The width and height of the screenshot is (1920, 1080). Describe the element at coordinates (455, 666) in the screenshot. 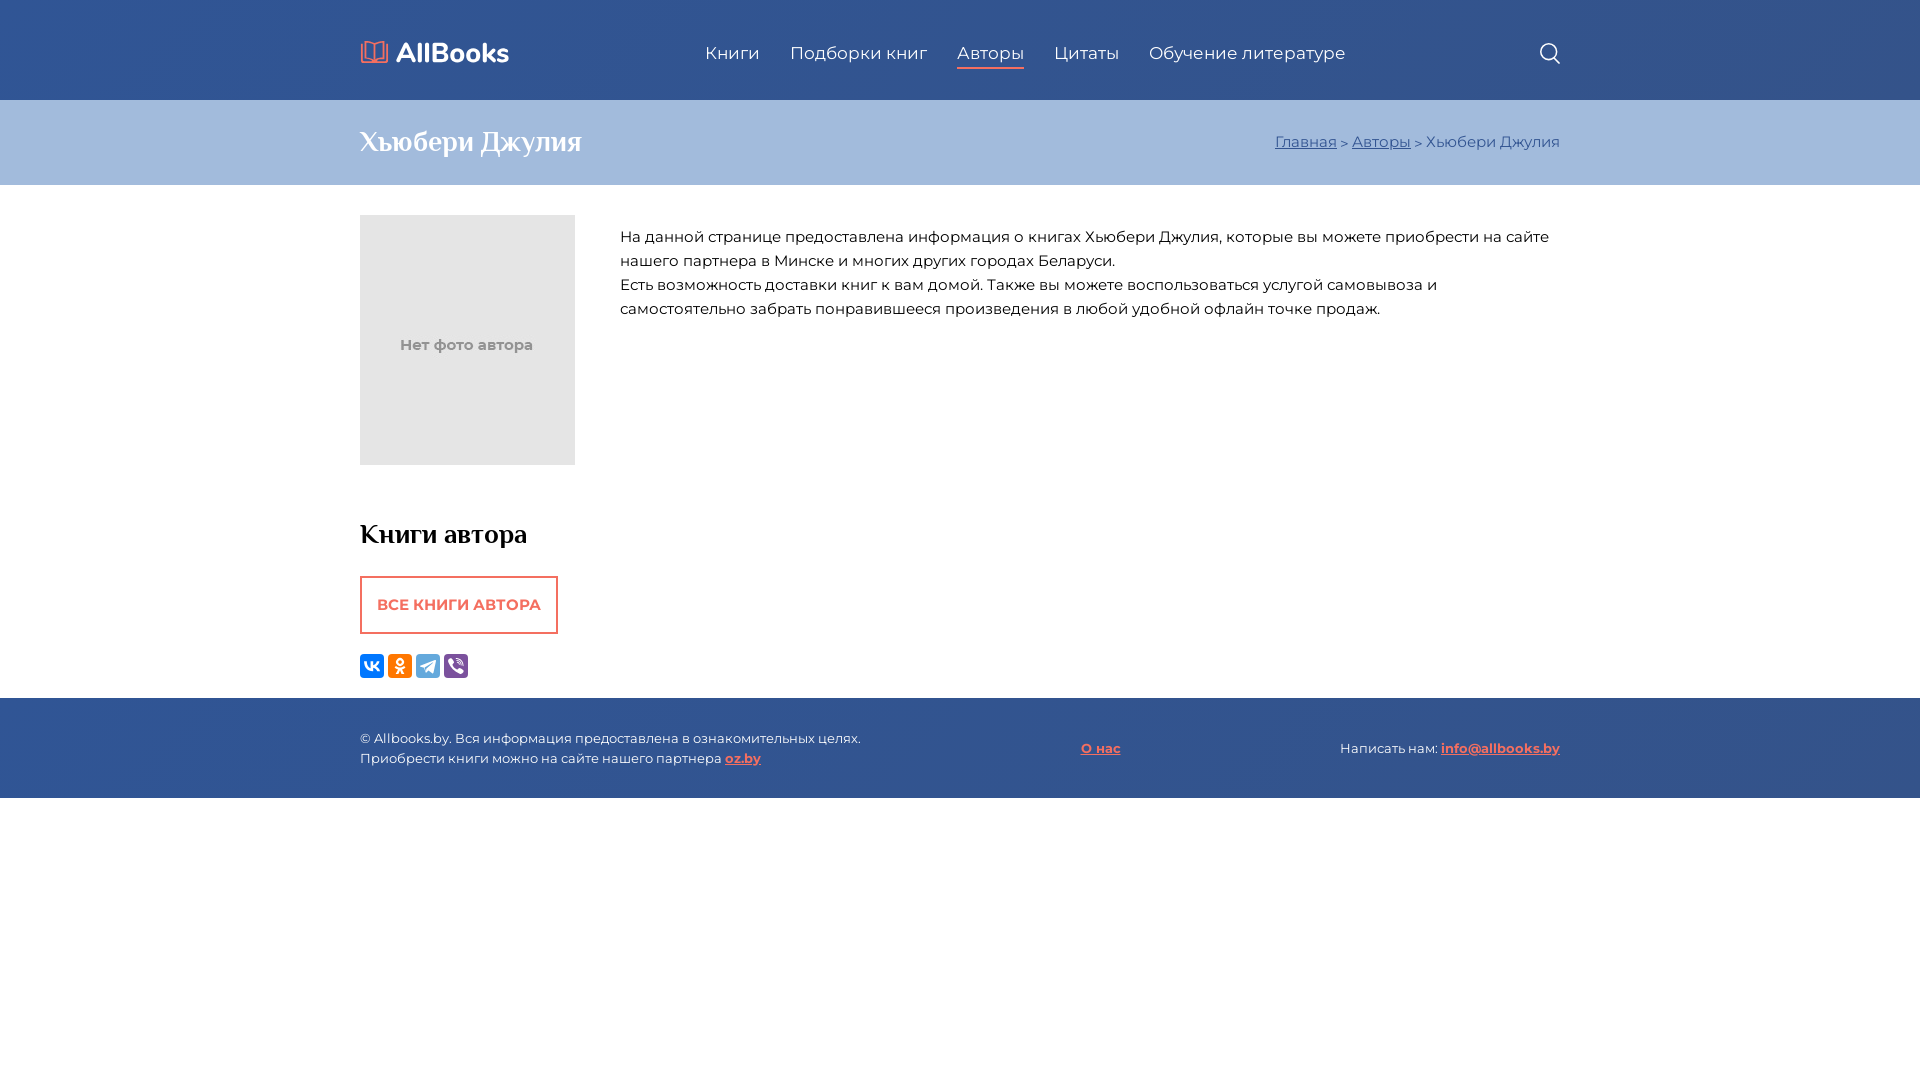

I see `'Viber'` at that location.